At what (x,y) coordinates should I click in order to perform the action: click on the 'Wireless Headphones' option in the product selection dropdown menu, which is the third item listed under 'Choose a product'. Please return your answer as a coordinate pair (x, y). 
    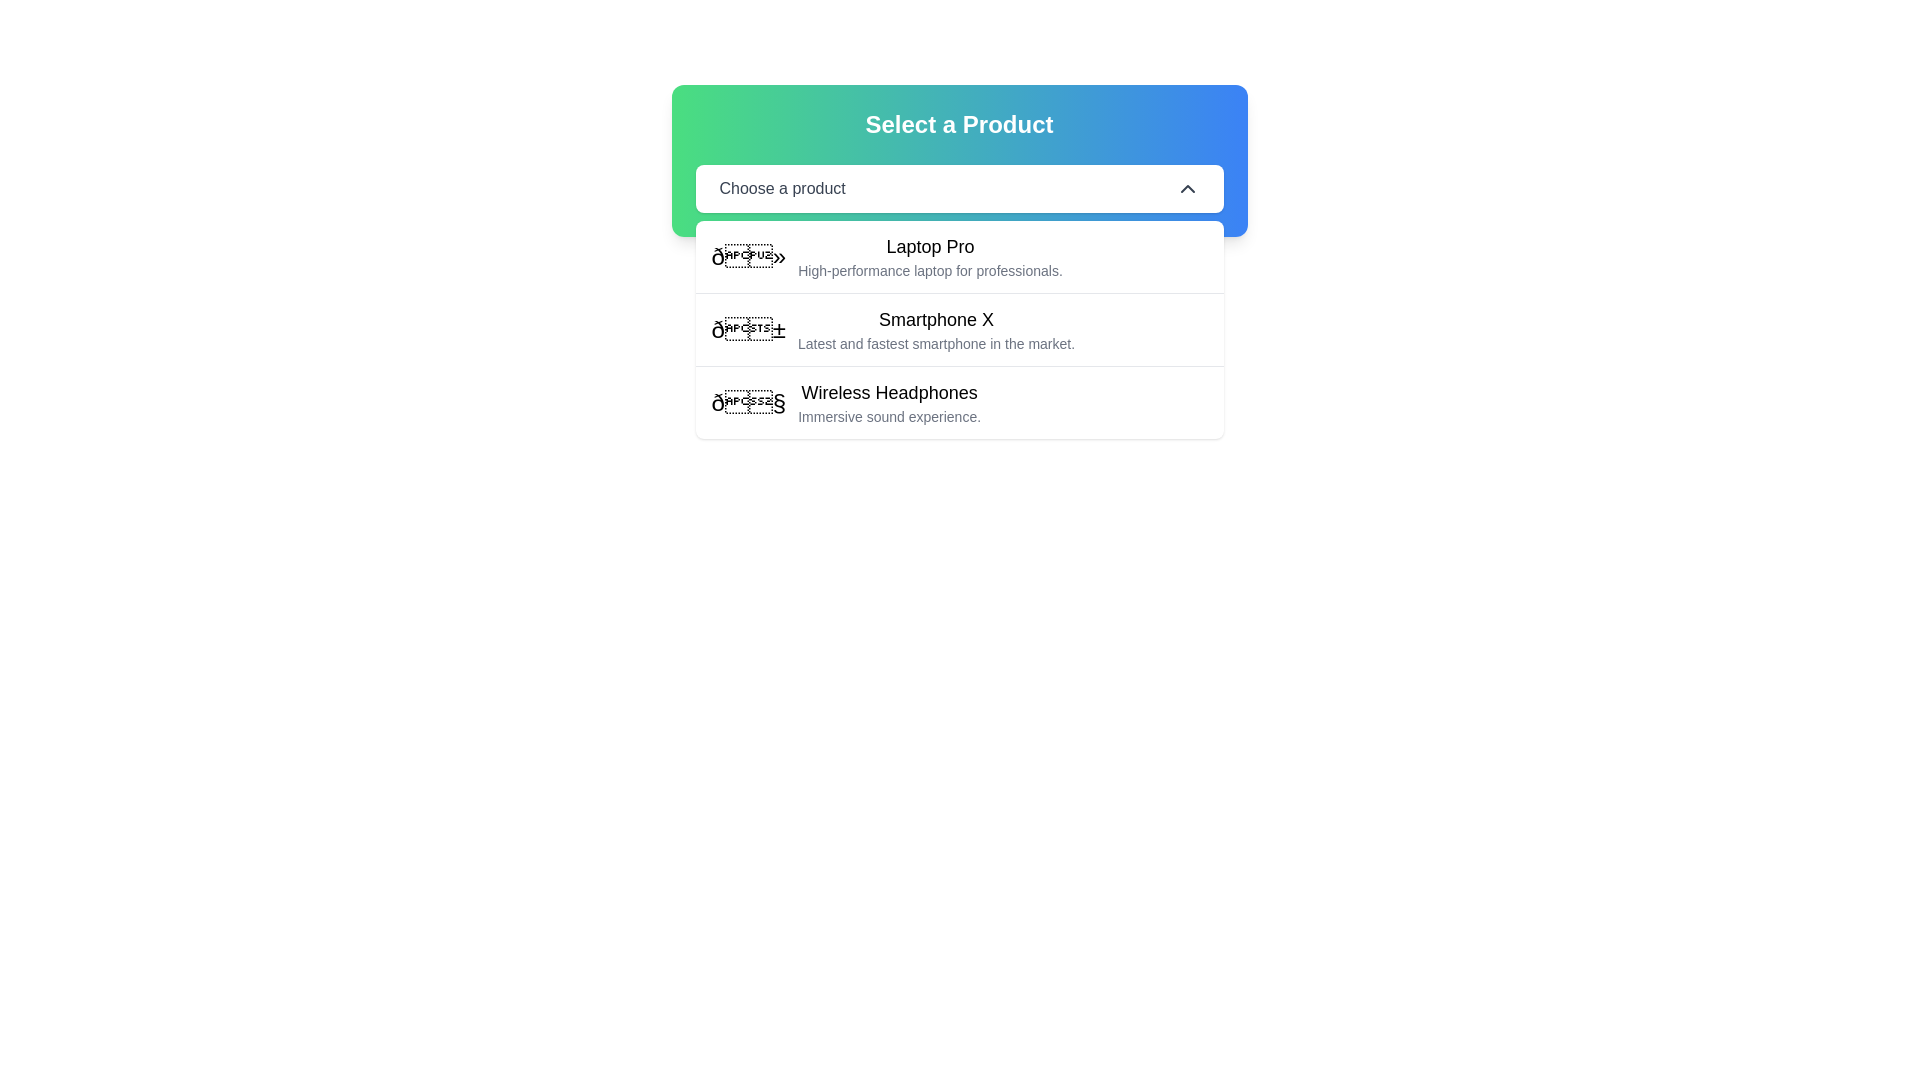
    Looking at the image, I should click on (888, 402).